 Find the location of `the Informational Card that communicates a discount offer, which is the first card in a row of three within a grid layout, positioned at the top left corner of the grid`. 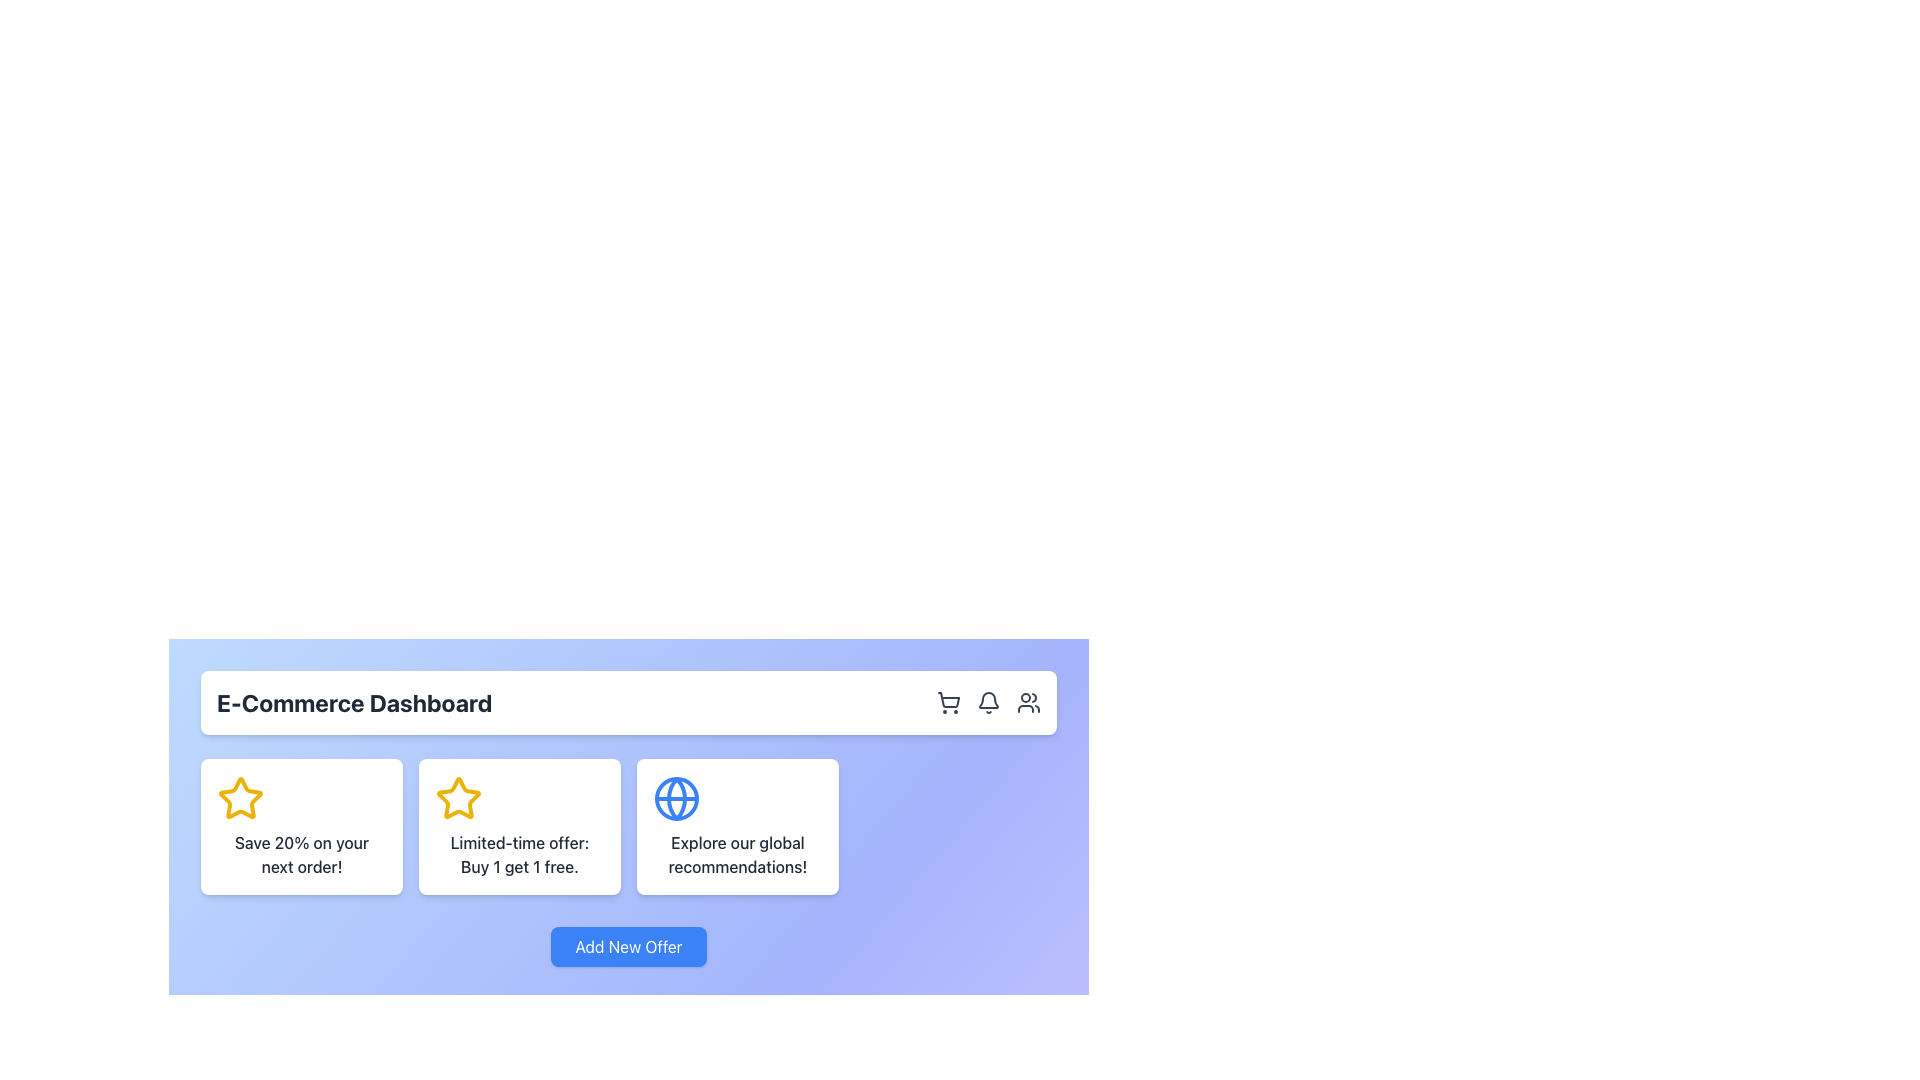

the Informational Card that communicates a discount offer, which is the first card in a row of three within a grid layout, positioned at the top left corner of the grid is located at coordinates (301, 826).